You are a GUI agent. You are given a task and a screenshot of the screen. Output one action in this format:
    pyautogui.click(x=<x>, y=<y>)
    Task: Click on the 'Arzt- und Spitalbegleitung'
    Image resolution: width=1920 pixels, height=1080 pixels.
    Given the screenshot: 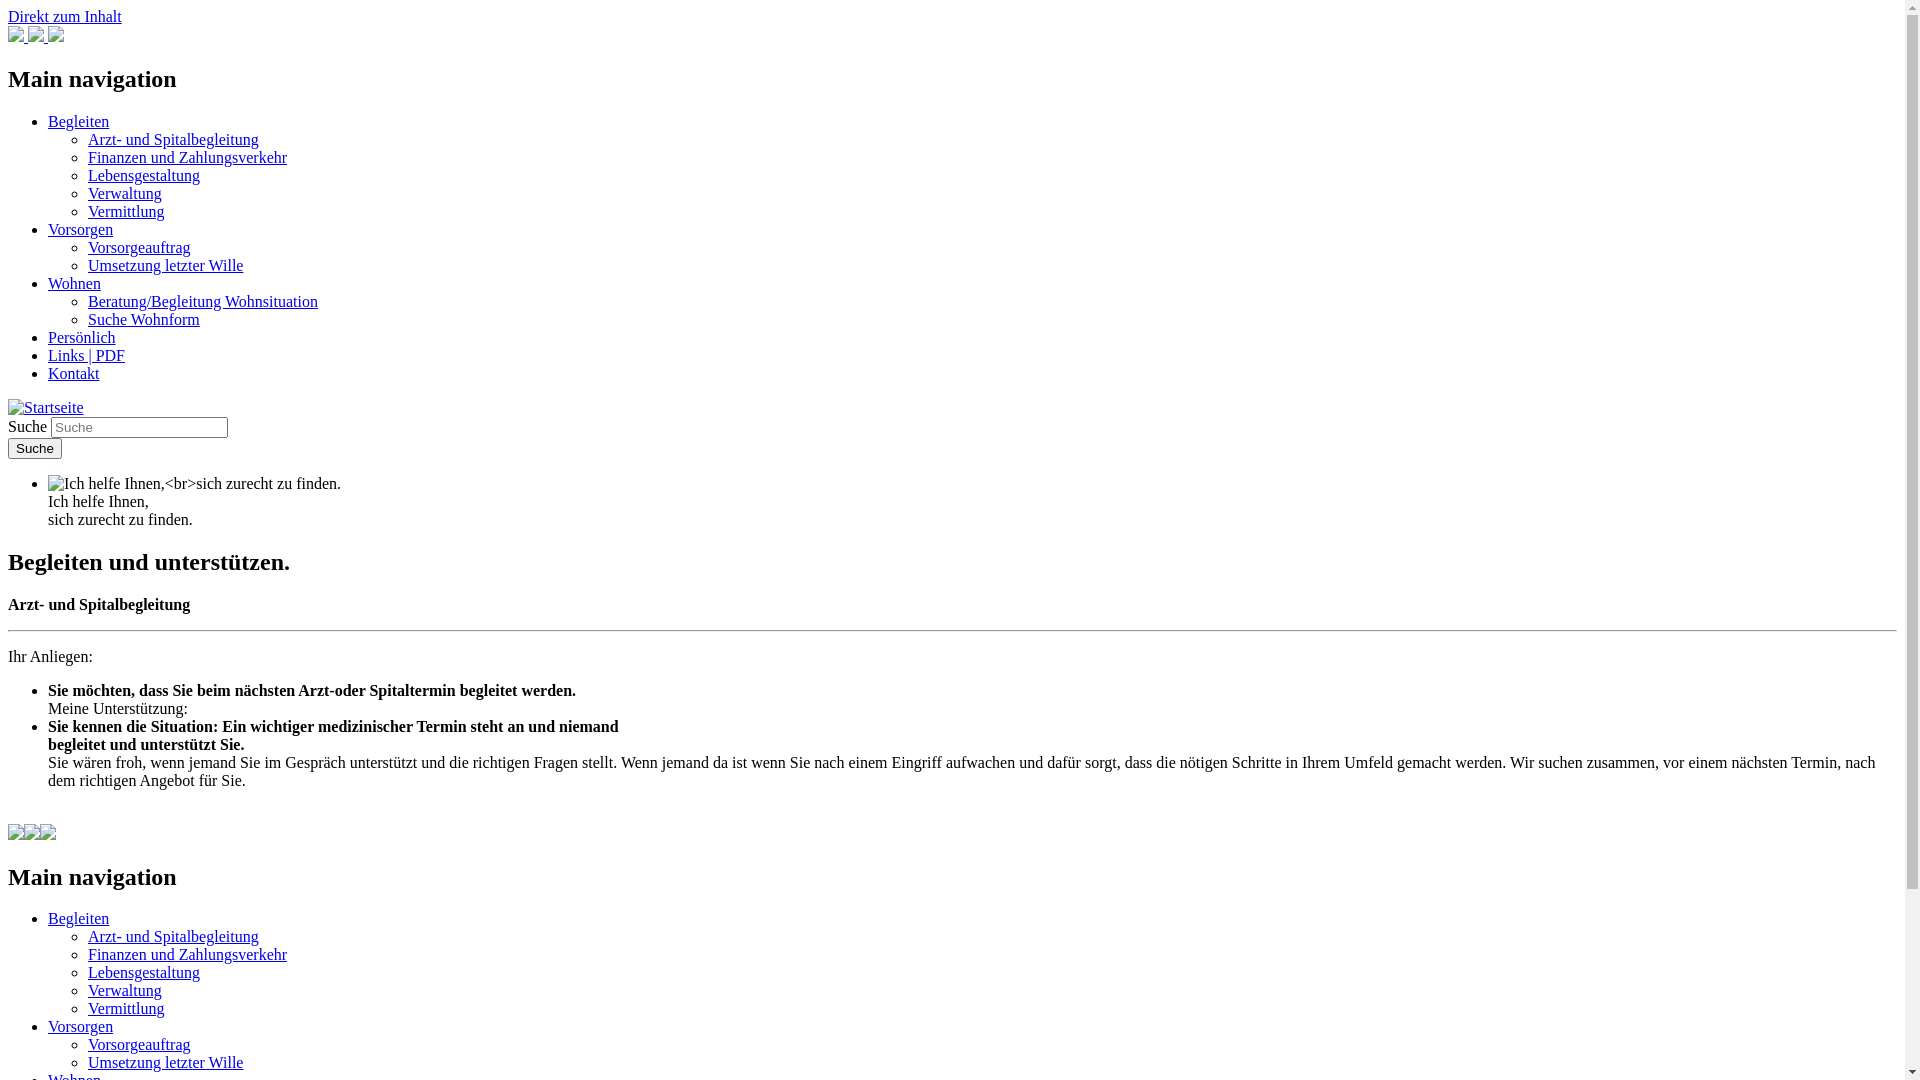 What is the action you would take?
    pyautogui.click(x=86, y=936)
    